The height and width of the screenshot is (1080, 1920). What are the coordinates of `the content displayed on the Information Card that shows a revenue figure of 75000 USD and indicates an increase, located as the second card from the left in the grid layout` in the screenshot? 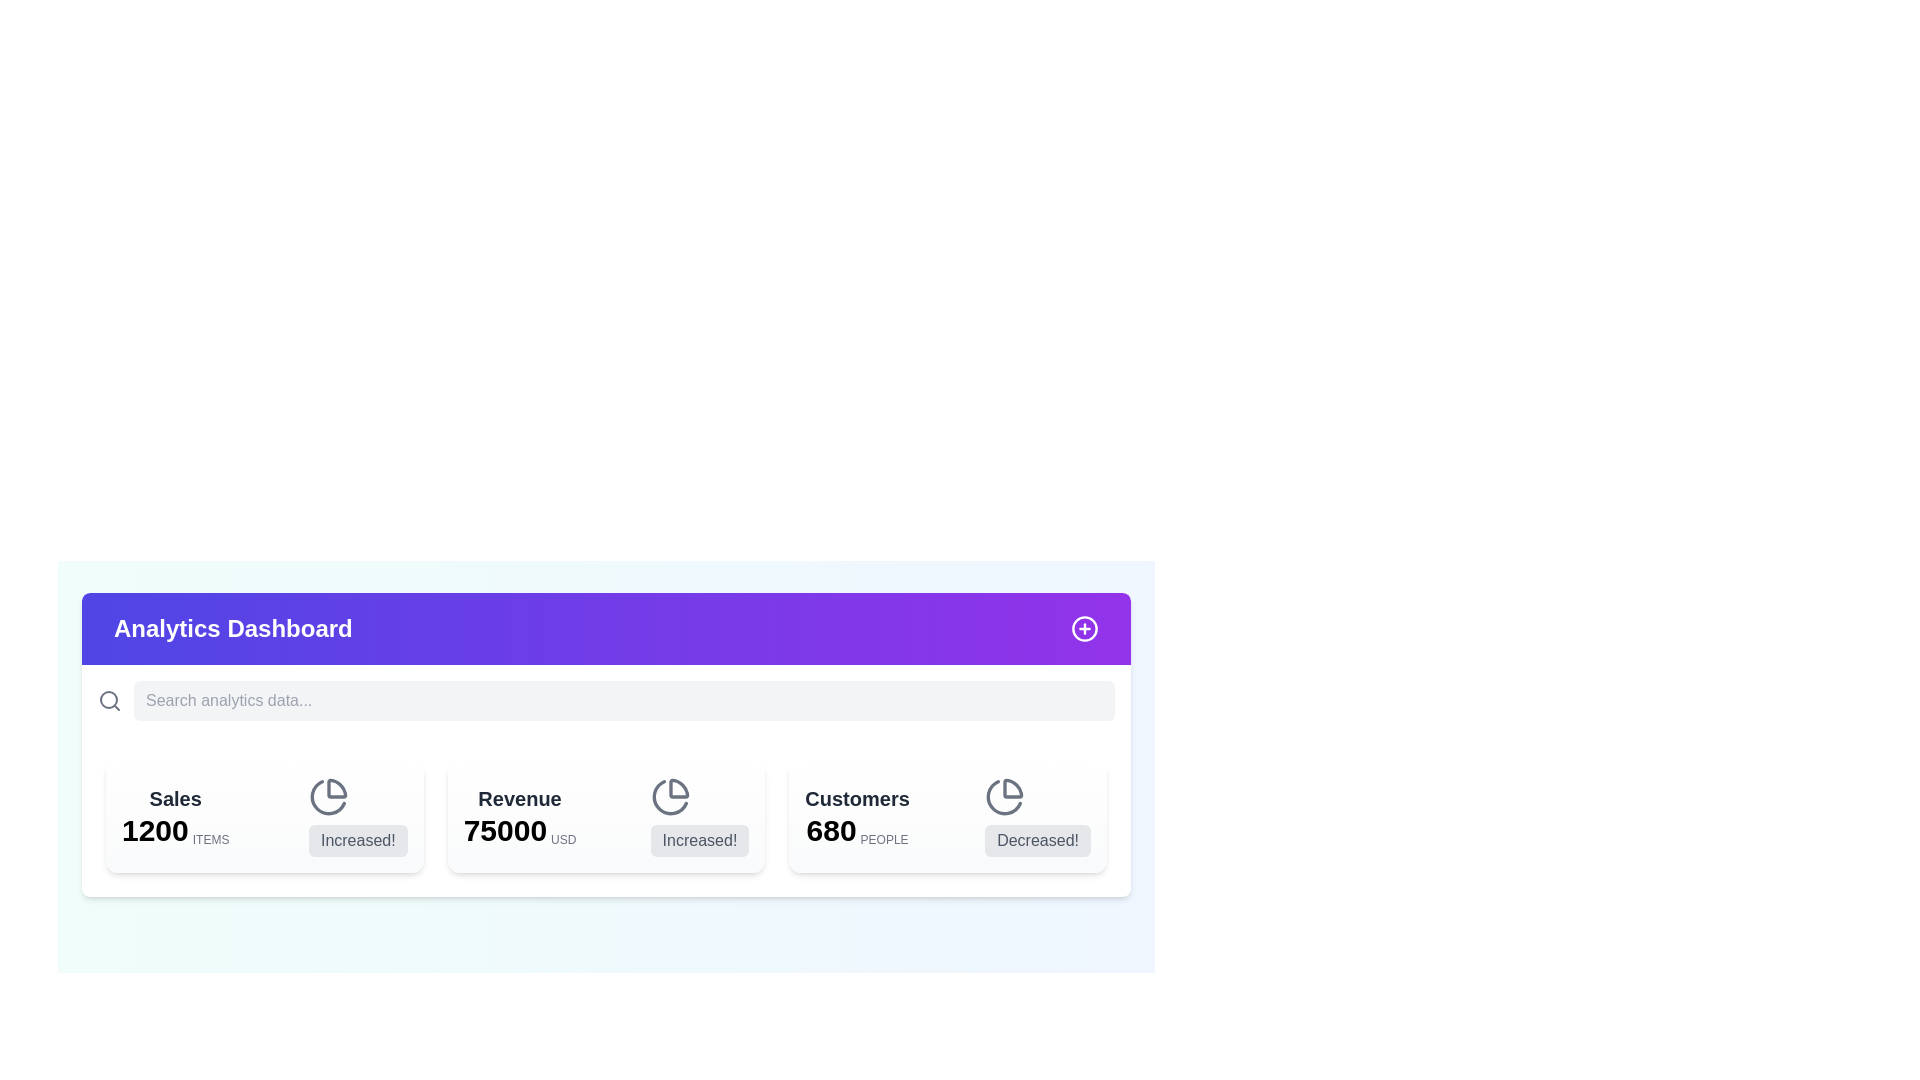 It's located at (605, 817).